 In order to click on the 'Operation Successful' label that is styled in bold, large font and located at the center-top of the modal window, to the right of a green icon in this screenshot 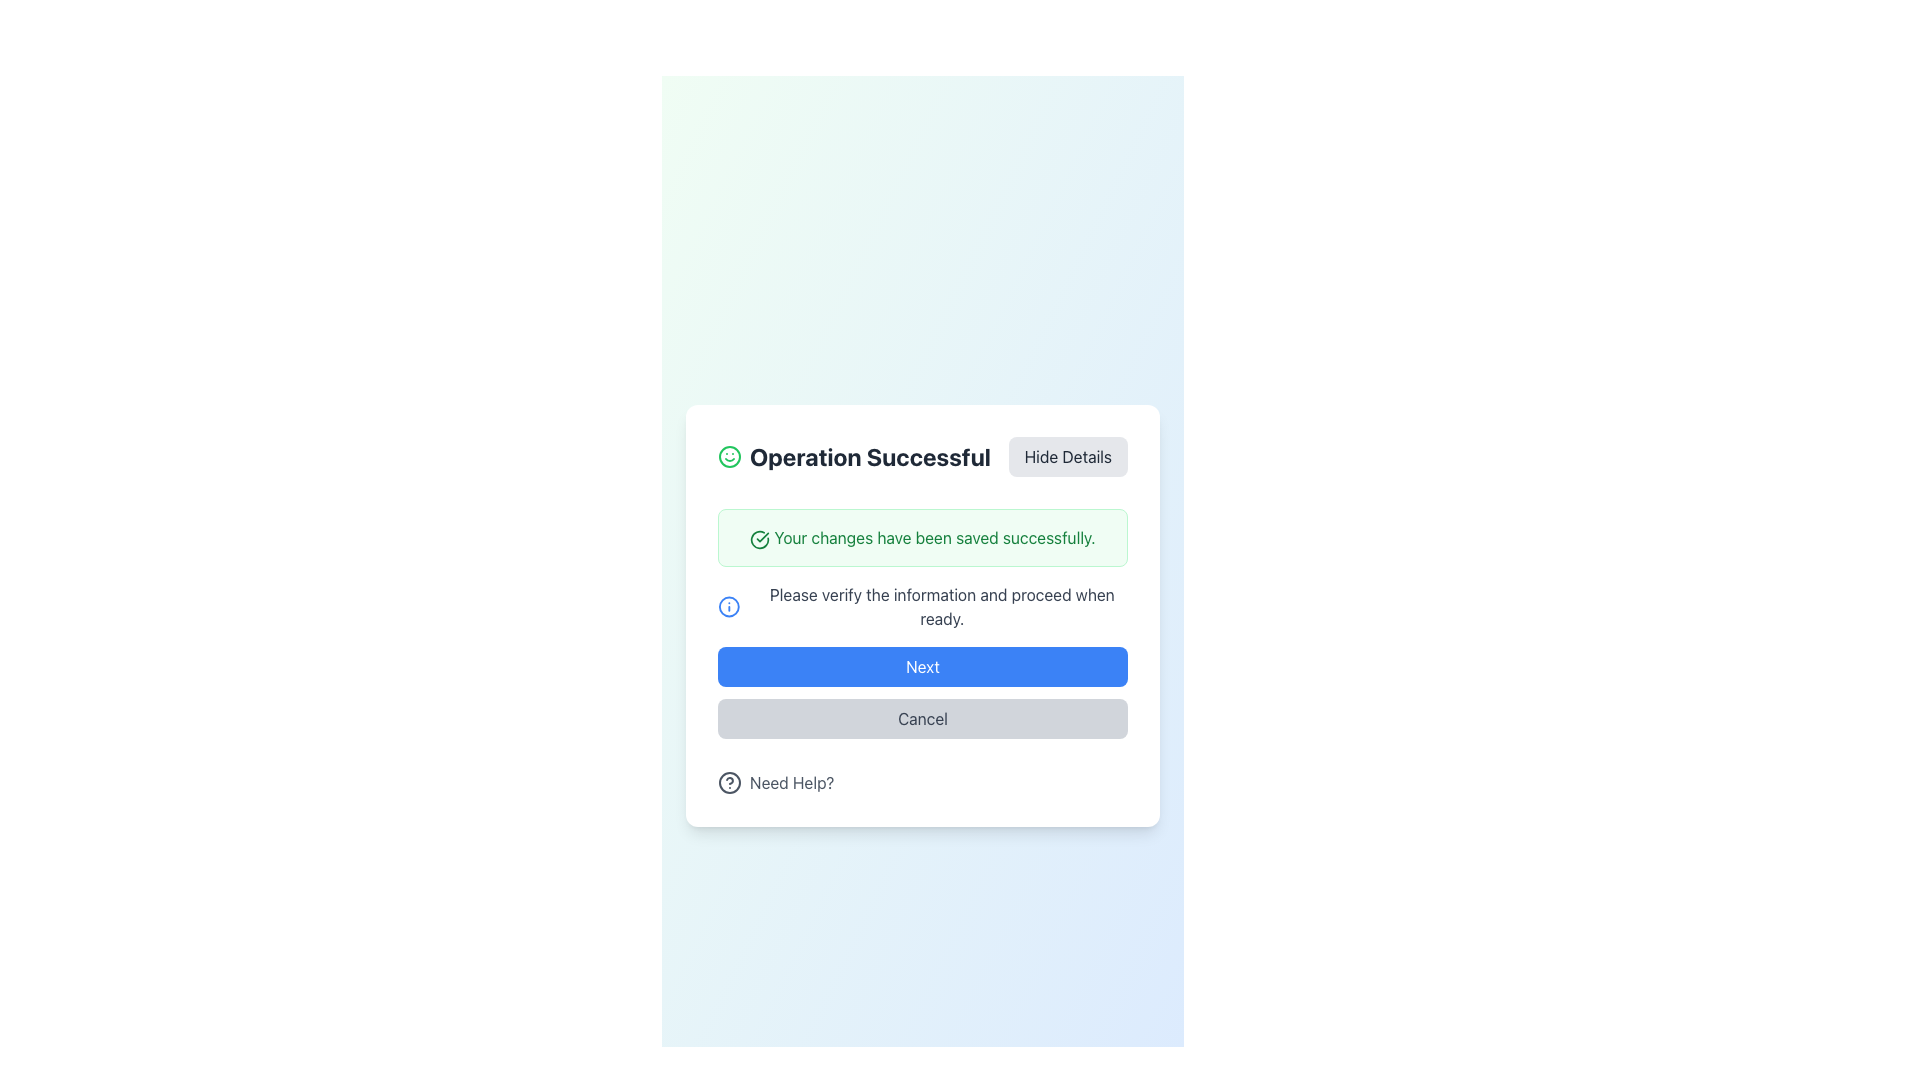, I will do `click(870, 456)`.